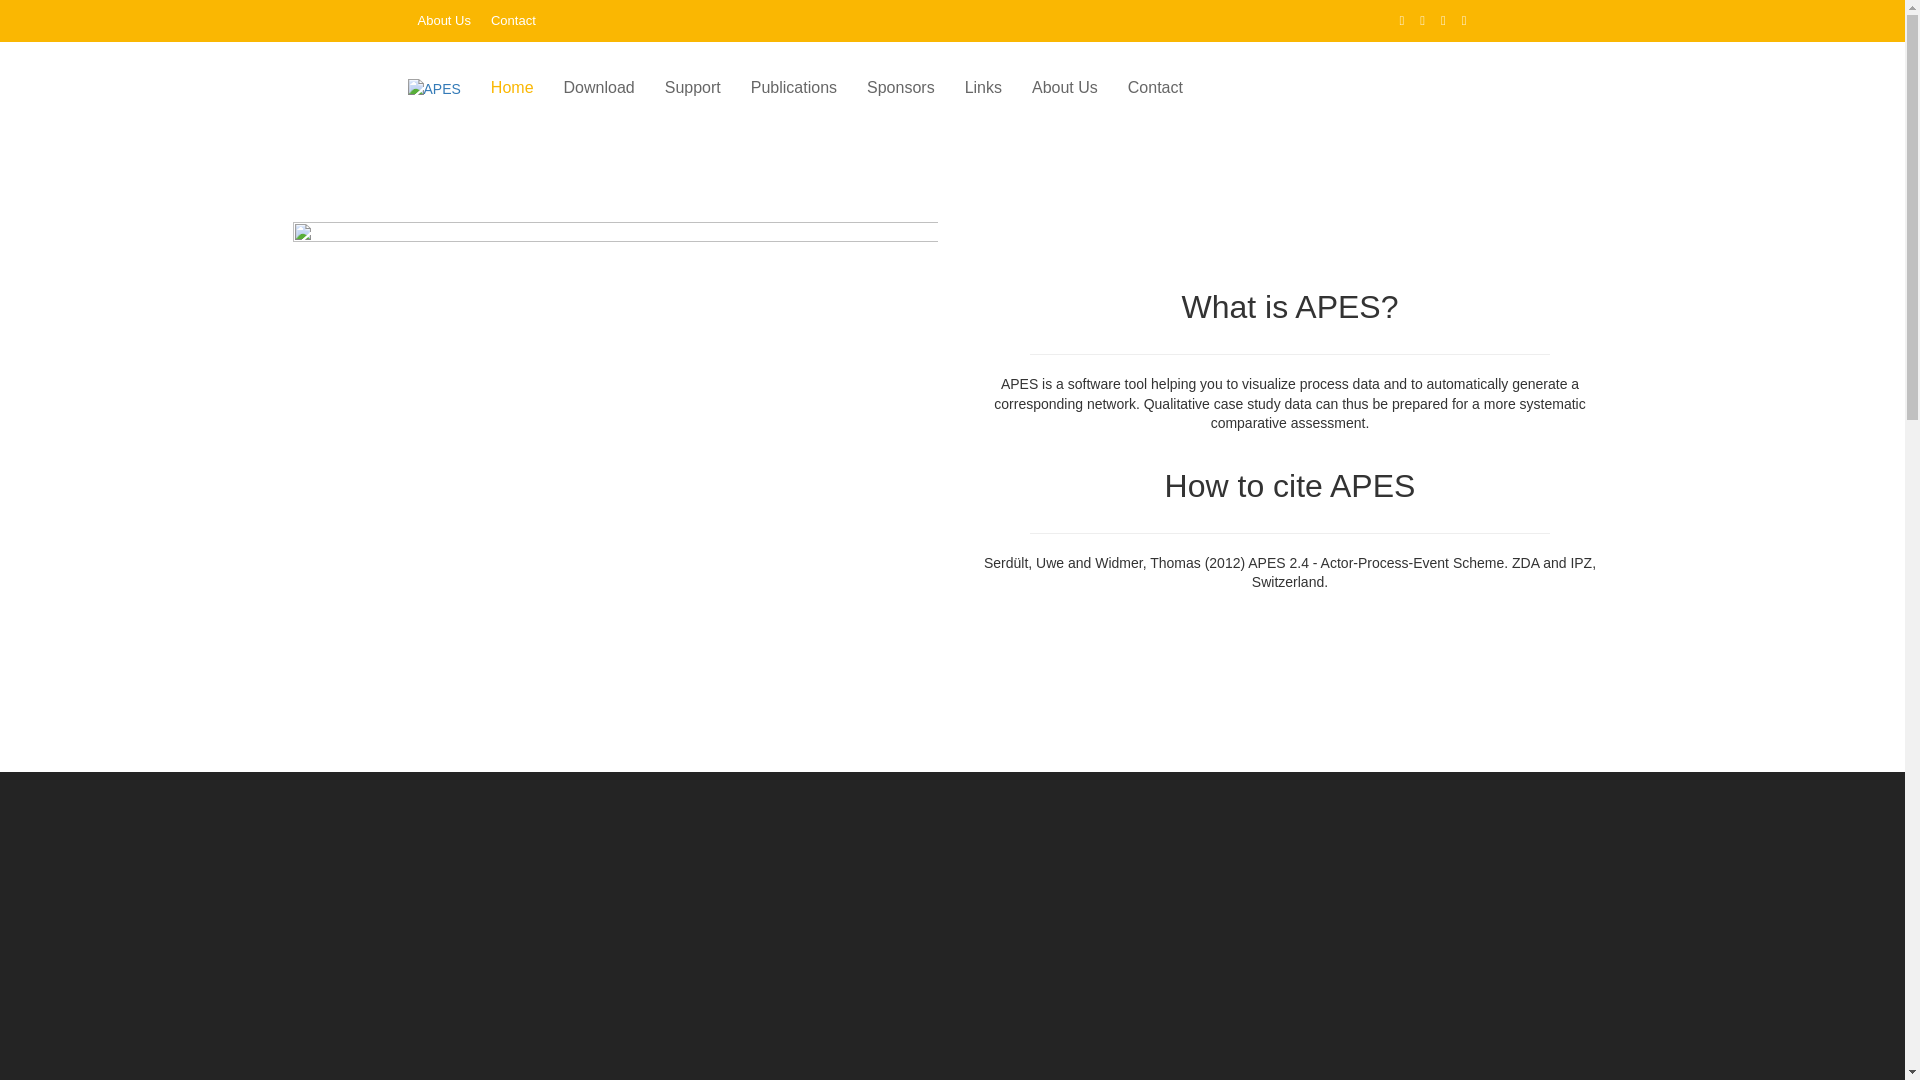 The height and width of the screenshot is (1080, 1920). What do you see at coordinates (949, 87) in the screenshot?
I see `'Links'` at bounding box center [949, 87].